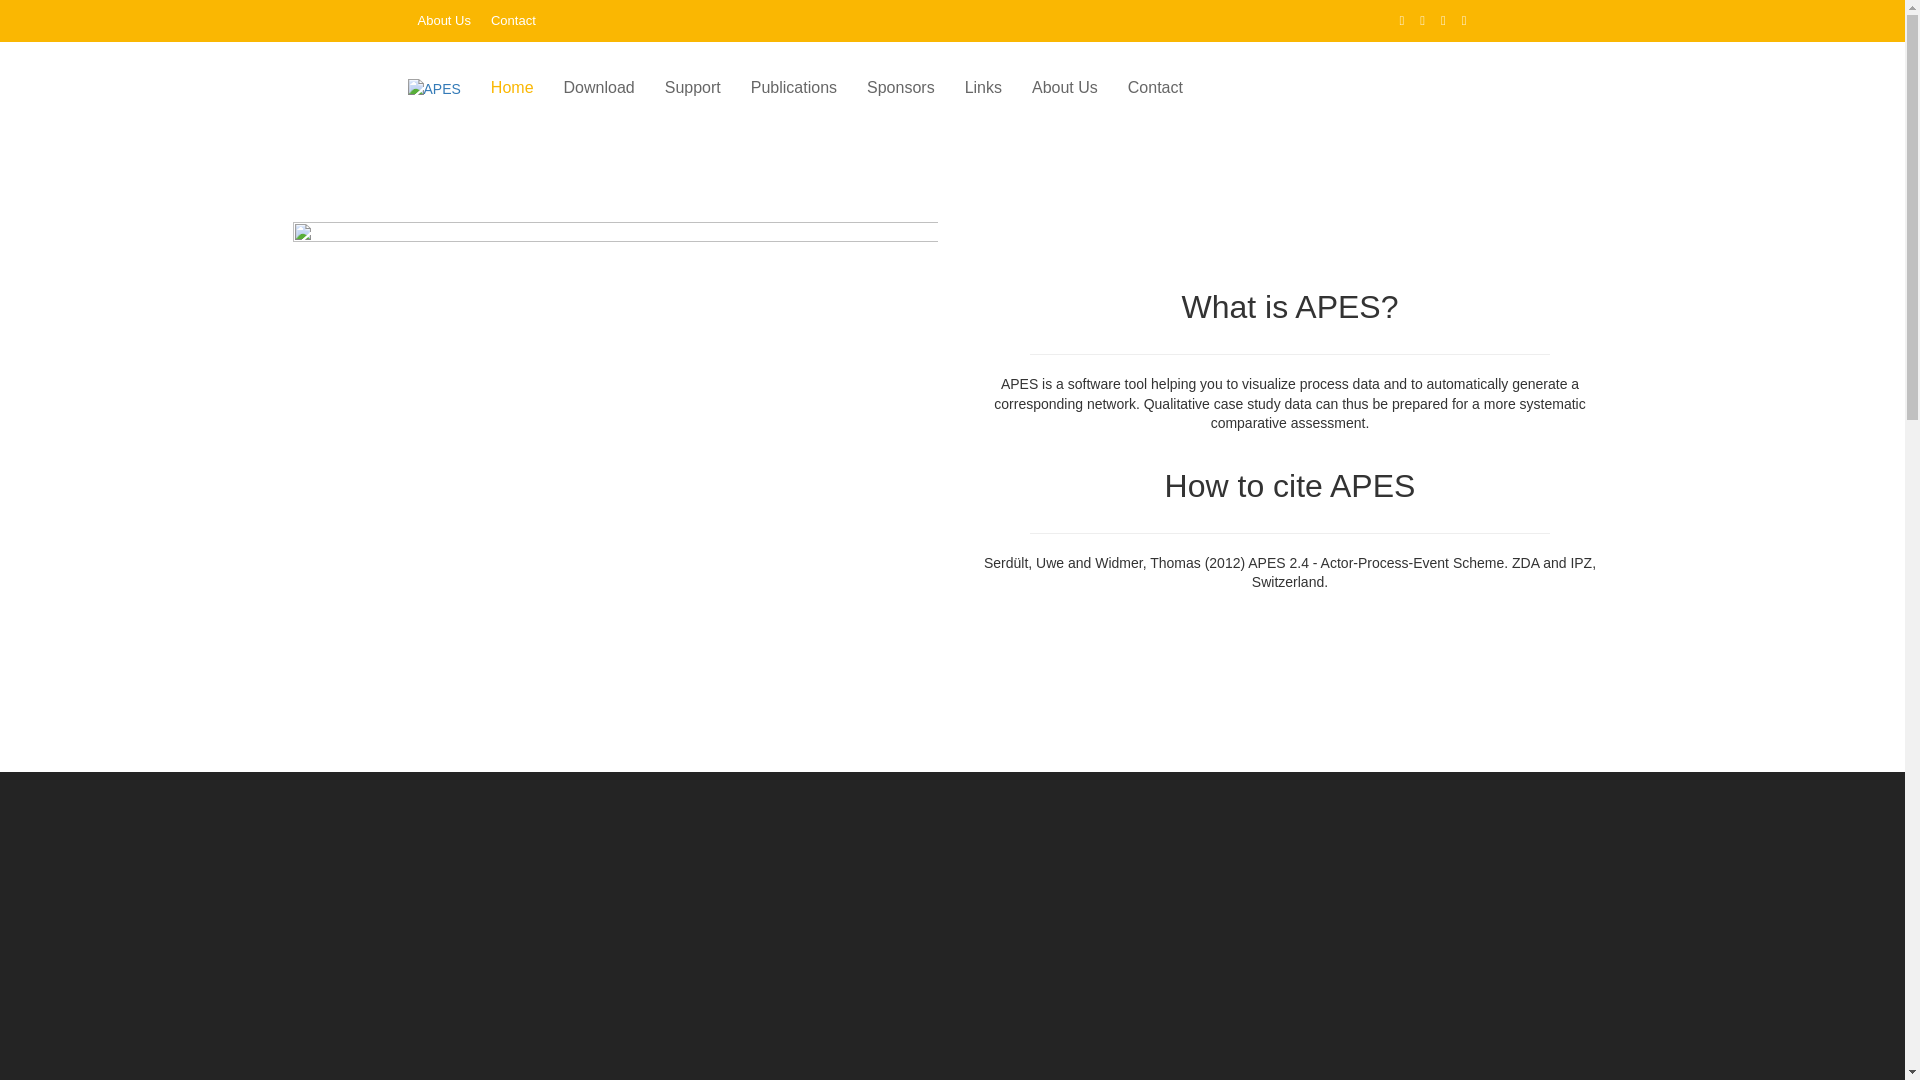 The height and width of the screenshot is (1080, 1920). What do you see at coordinates (949, 87) in the screenshot?
I see `'Links'` at bounding box center [949, 87].